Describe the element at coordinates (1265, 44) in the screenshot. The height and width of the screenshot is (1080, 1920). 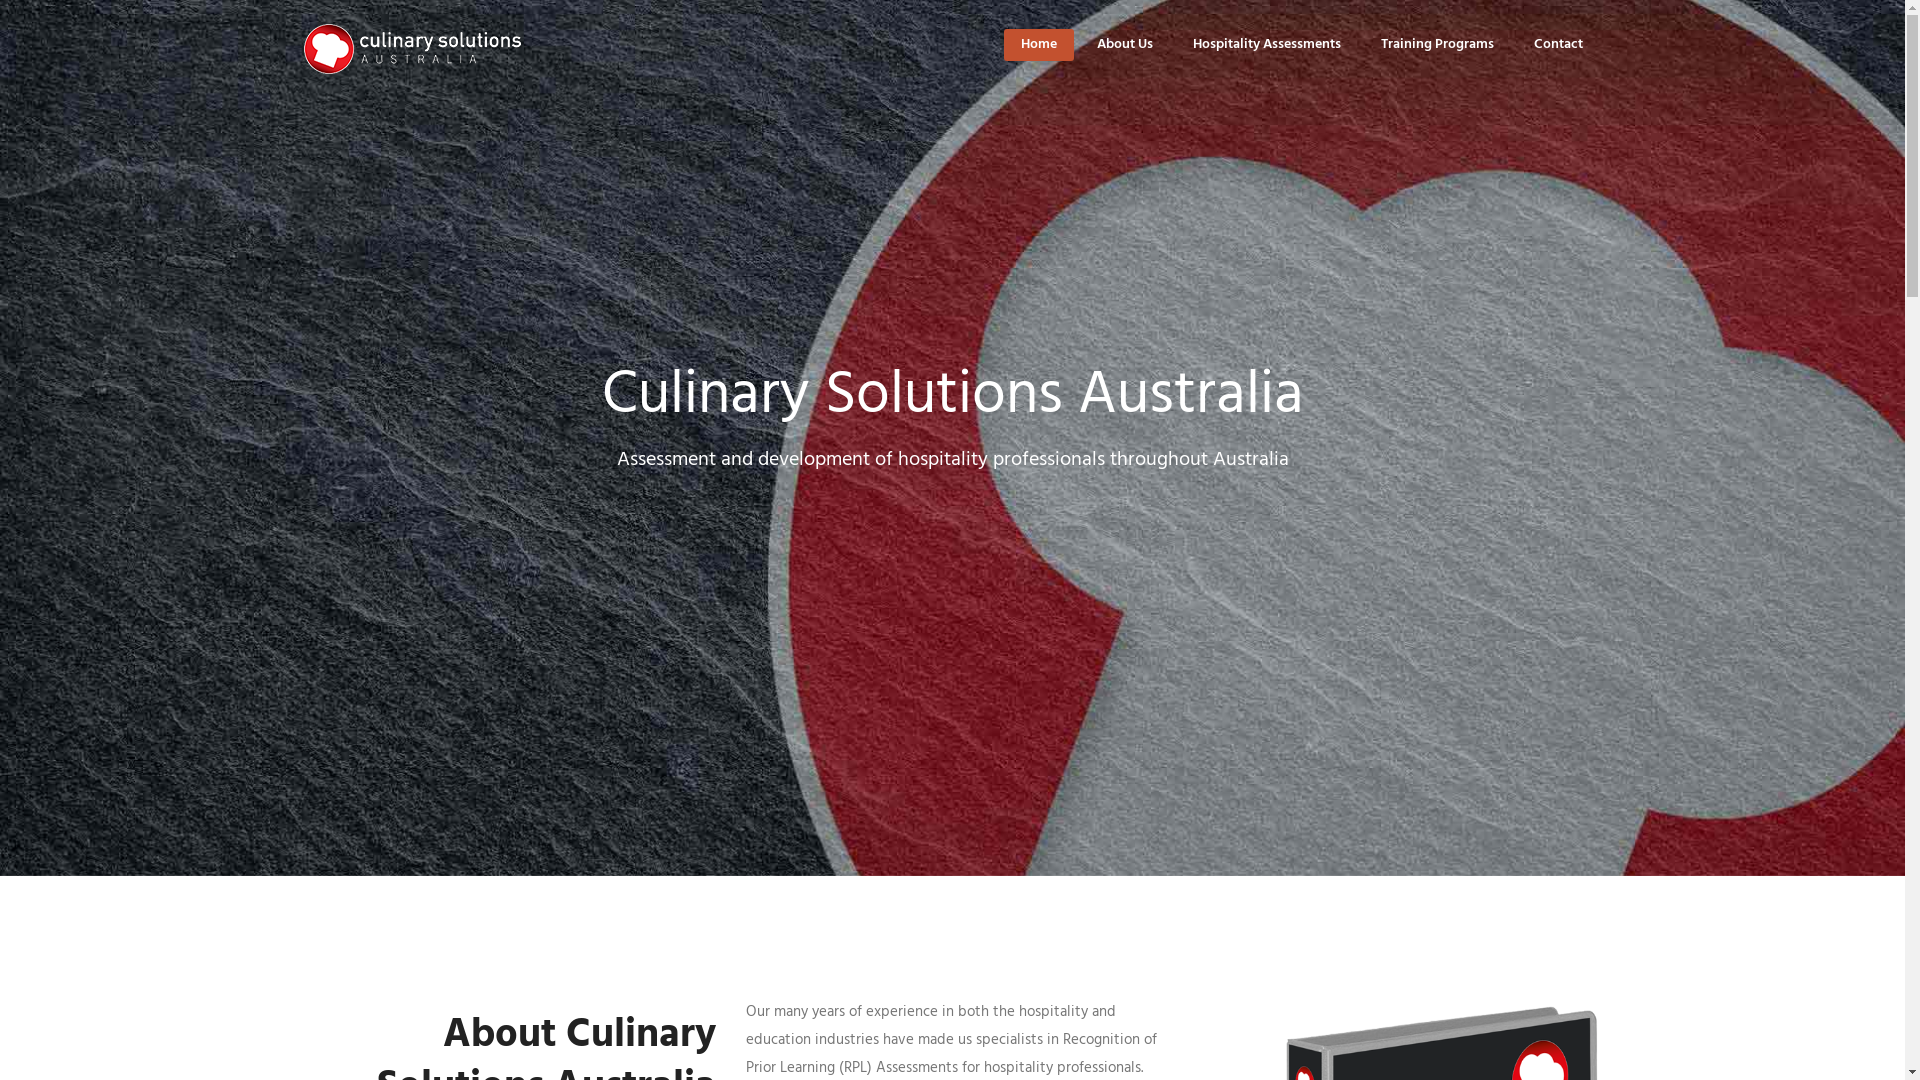
I see `'Hospitality Assessments'` at that location.